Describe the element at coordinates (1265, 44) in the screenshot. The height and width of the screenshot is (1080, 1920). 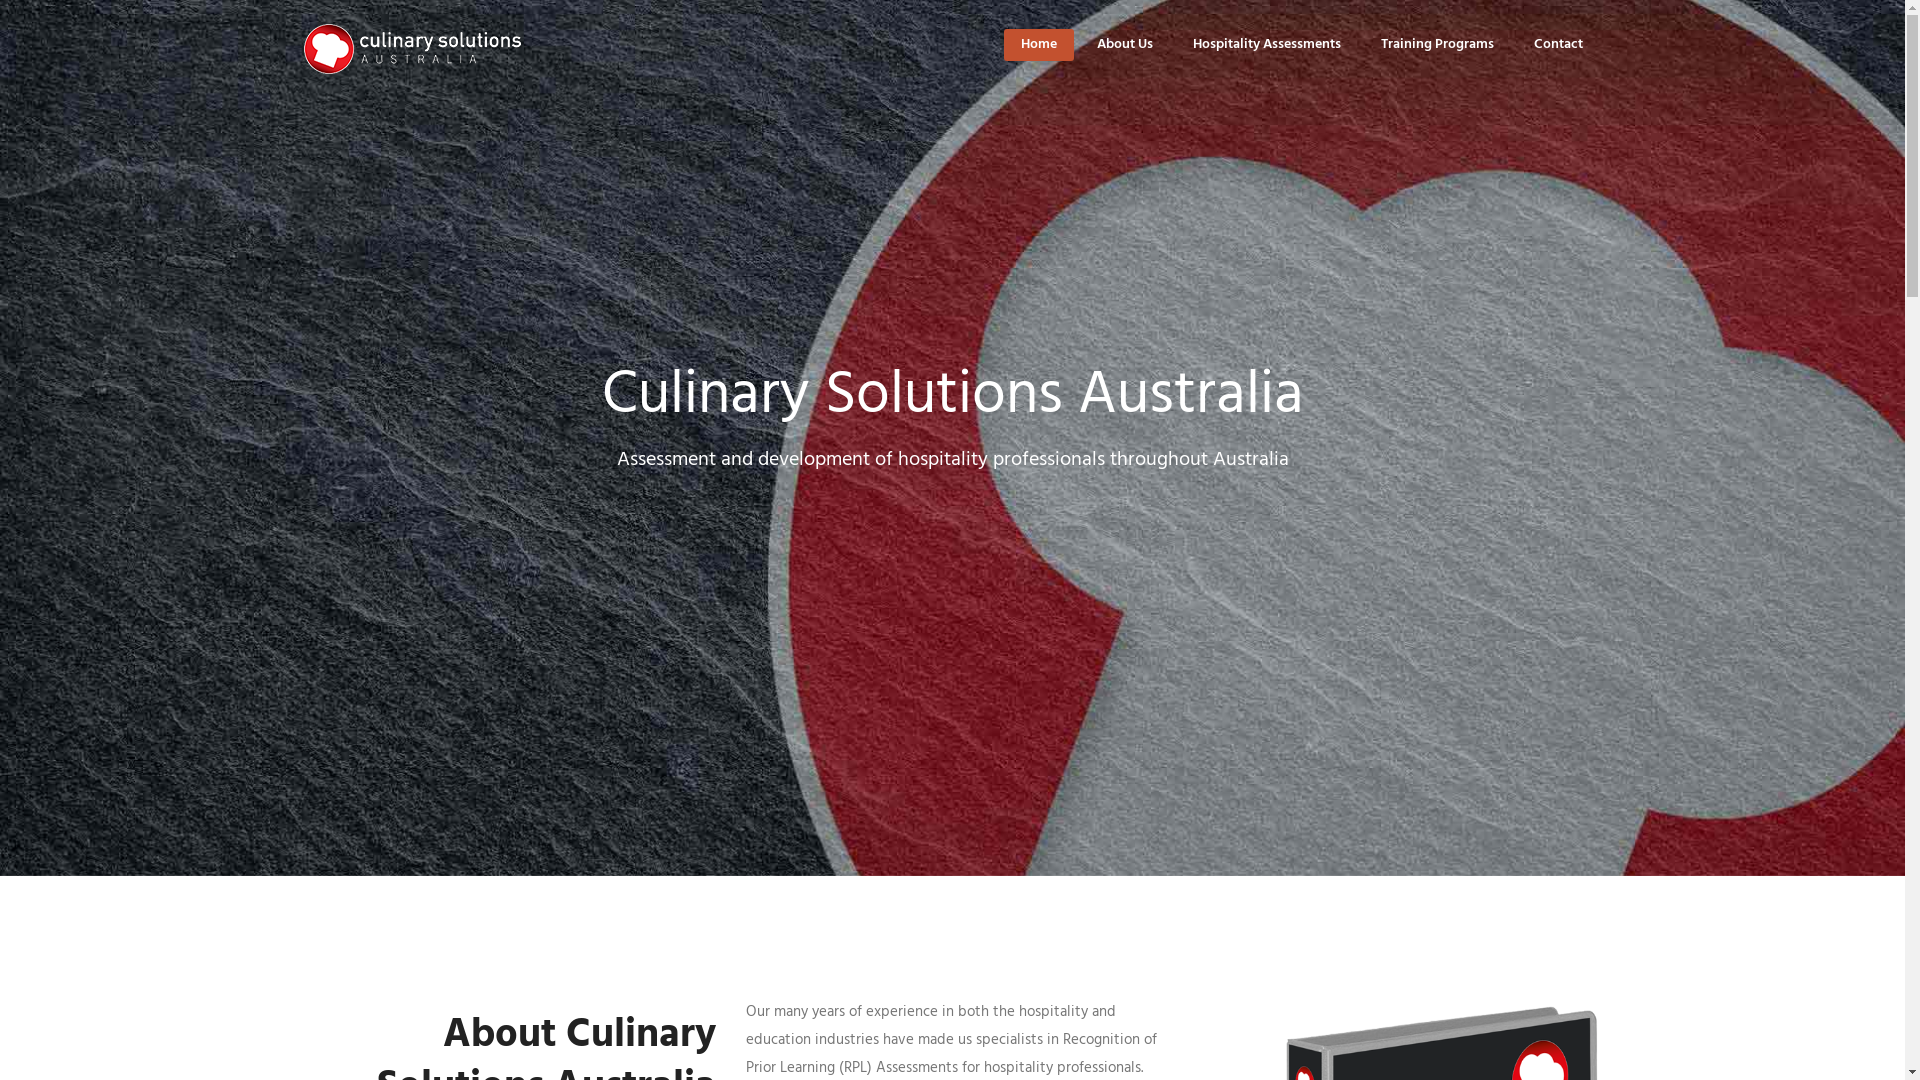
I see `'Hospitality Assessments'` at that location.